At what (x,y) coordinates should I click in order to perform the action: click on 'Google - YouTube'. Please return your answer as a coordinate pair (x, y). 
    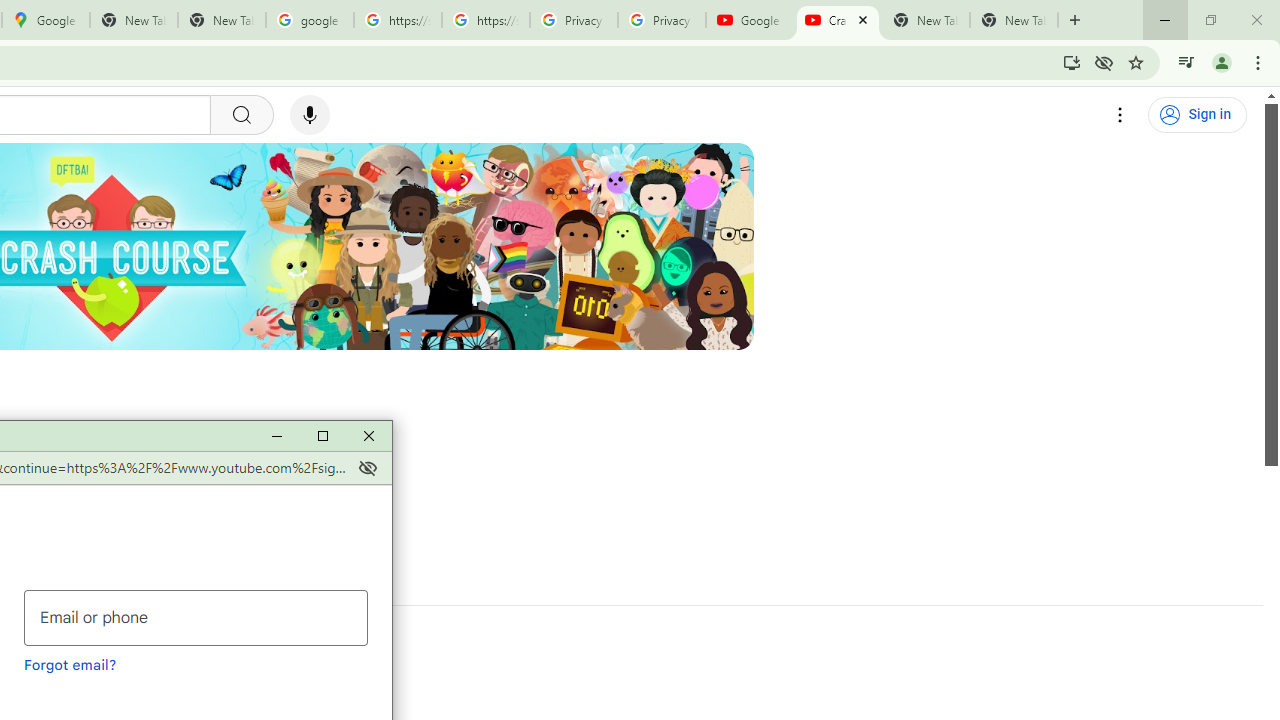
    Looking at the image, I should click on (749, 20).